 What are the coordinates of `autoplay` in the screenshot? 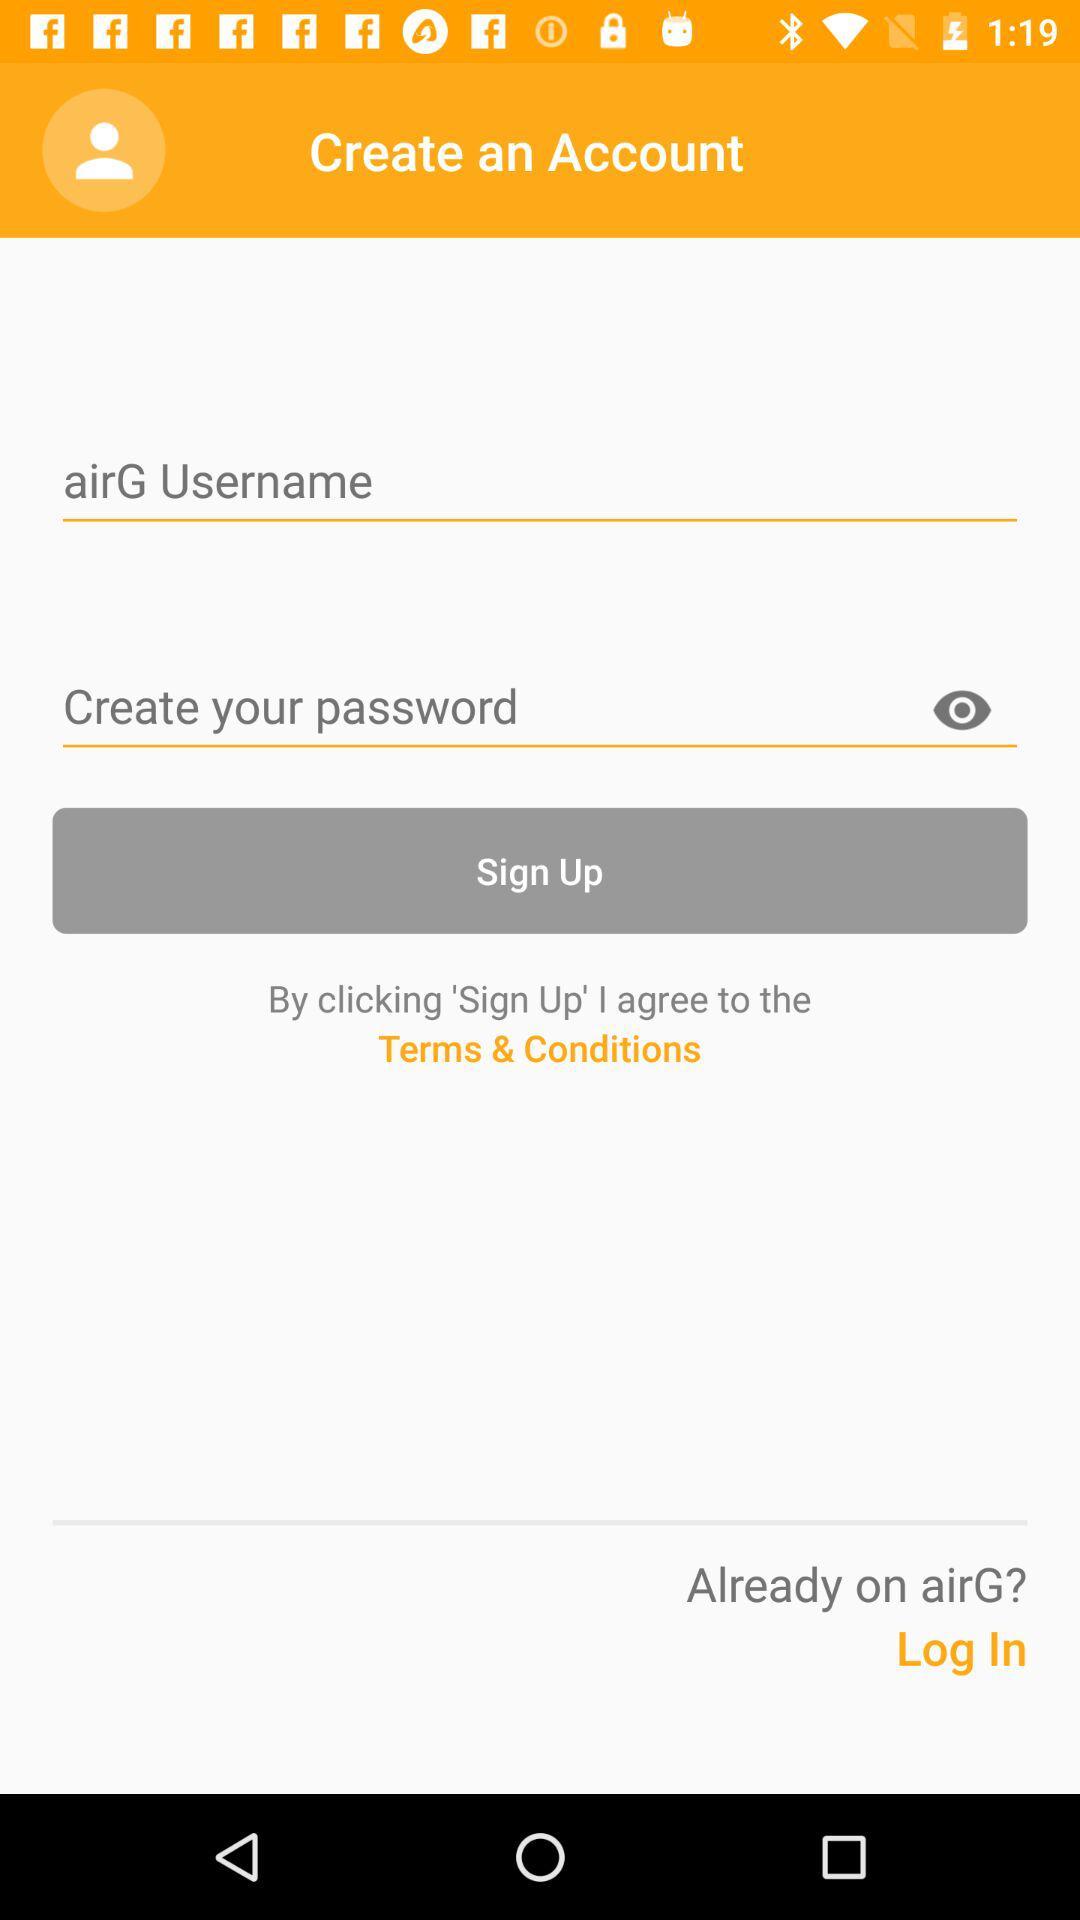 It's located at (540, 708).